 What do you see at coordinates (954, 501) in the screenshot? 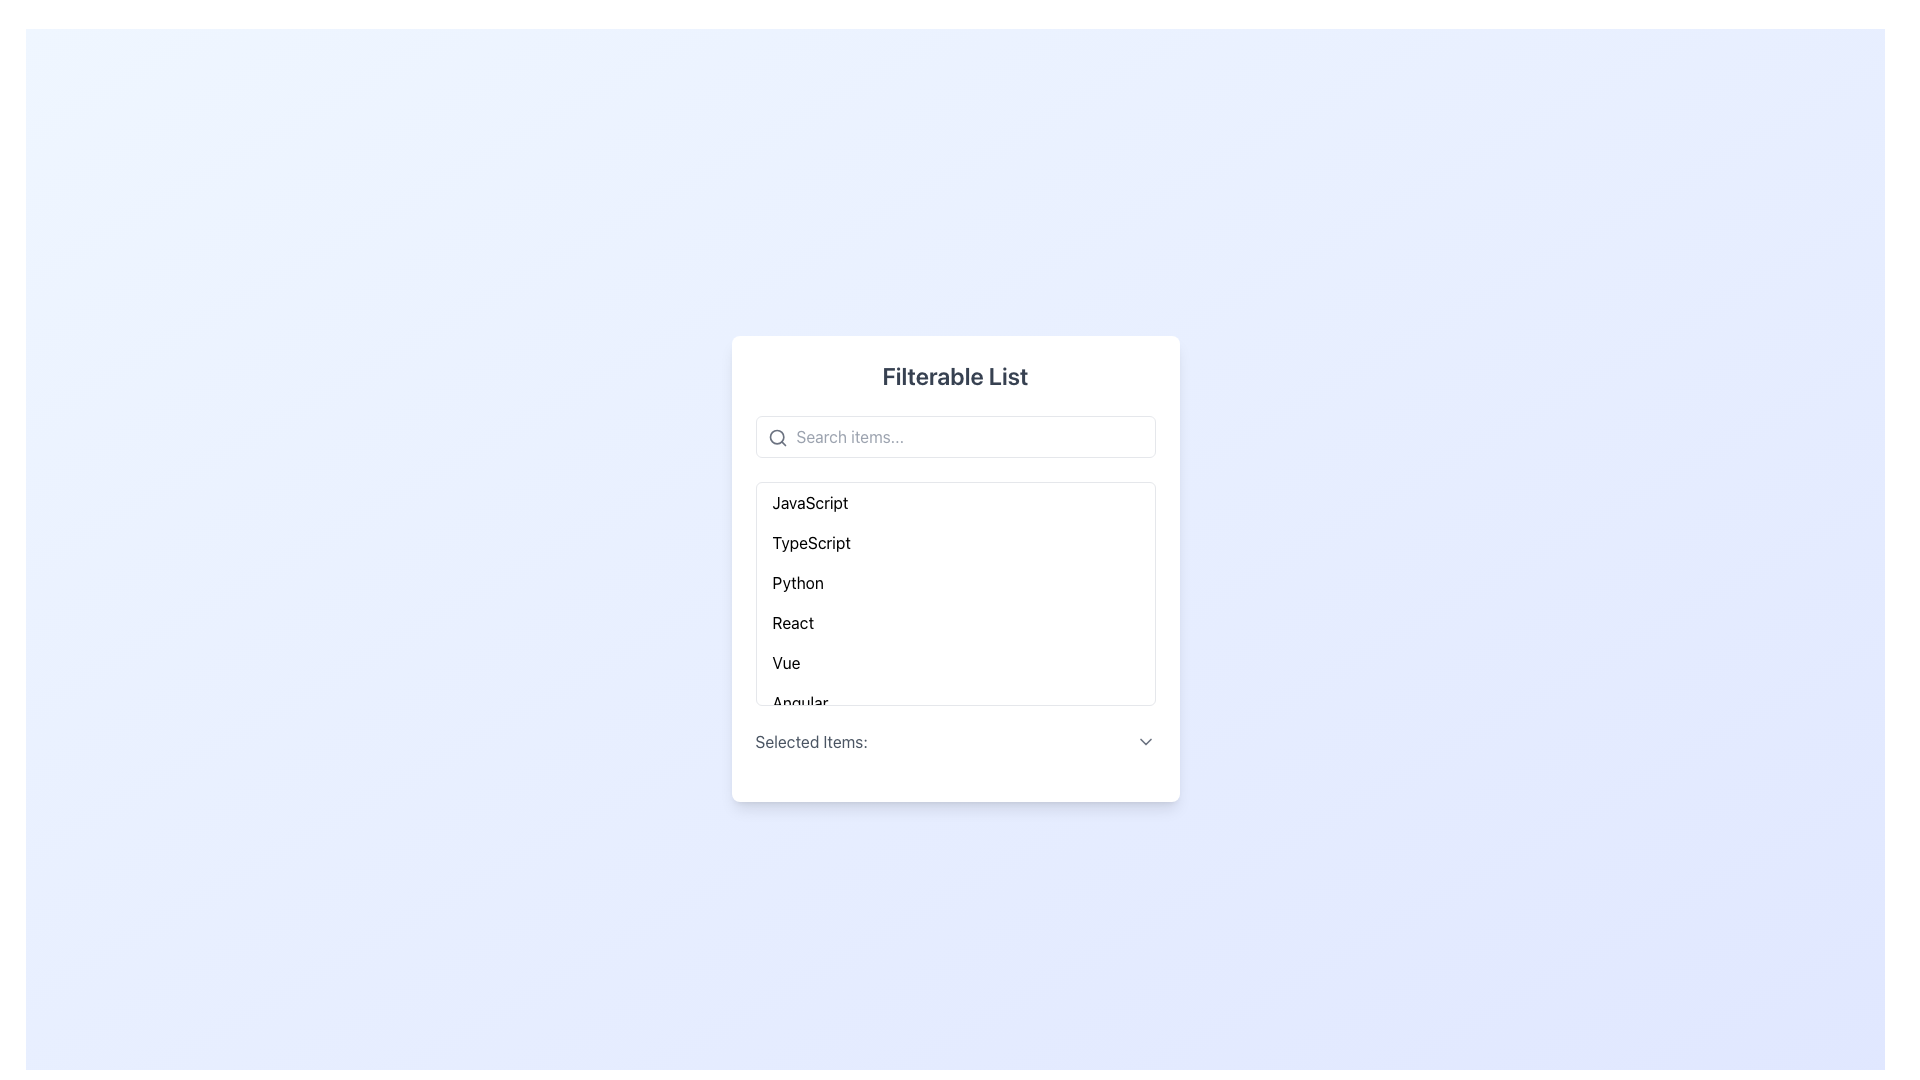
I see `the 'JavaScript' option in the dropdown menu` at bounding box center [954, 501].